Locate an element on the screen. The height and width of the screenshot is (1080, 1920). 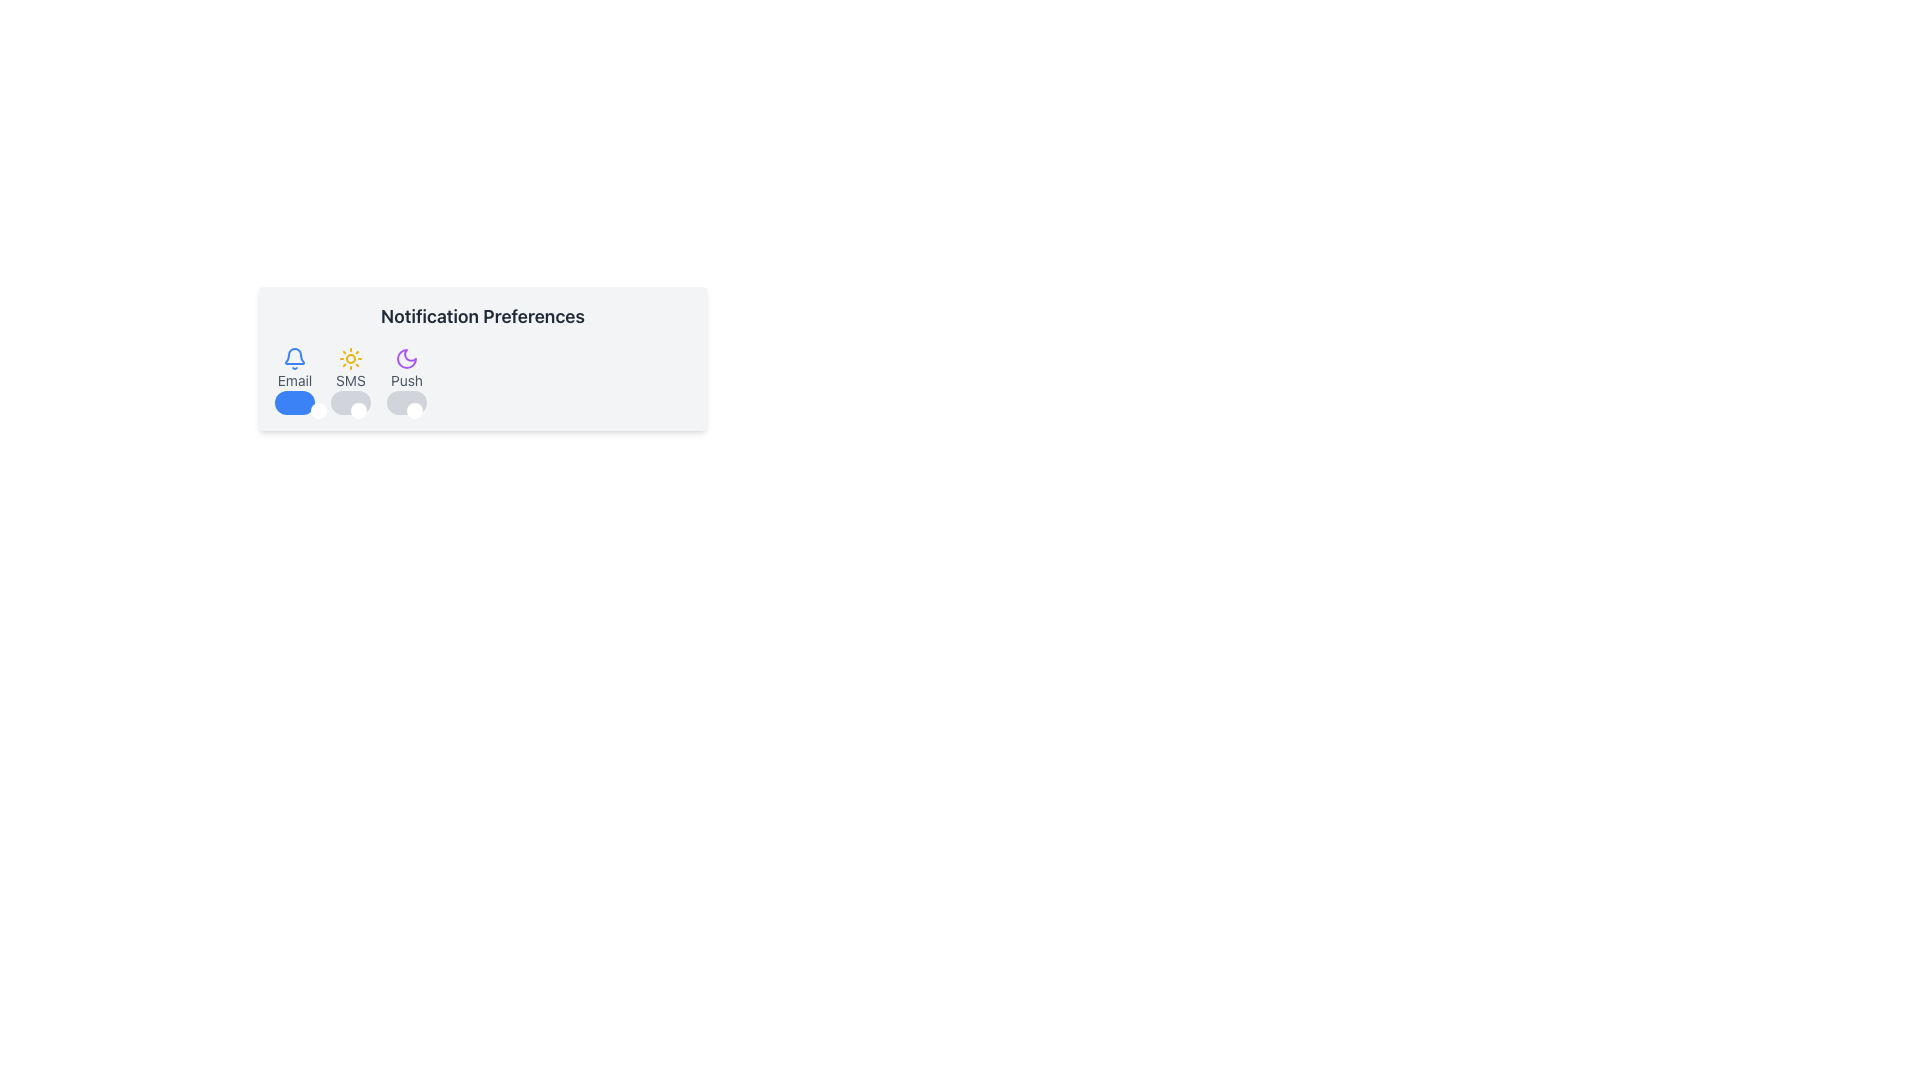
the third text label that describes the purpose of the associated toggle switch for managing Push notifications, which is centrally aligned below the moon symbol in the 'Notification Preferences' section is located at coordinates (406, 381).